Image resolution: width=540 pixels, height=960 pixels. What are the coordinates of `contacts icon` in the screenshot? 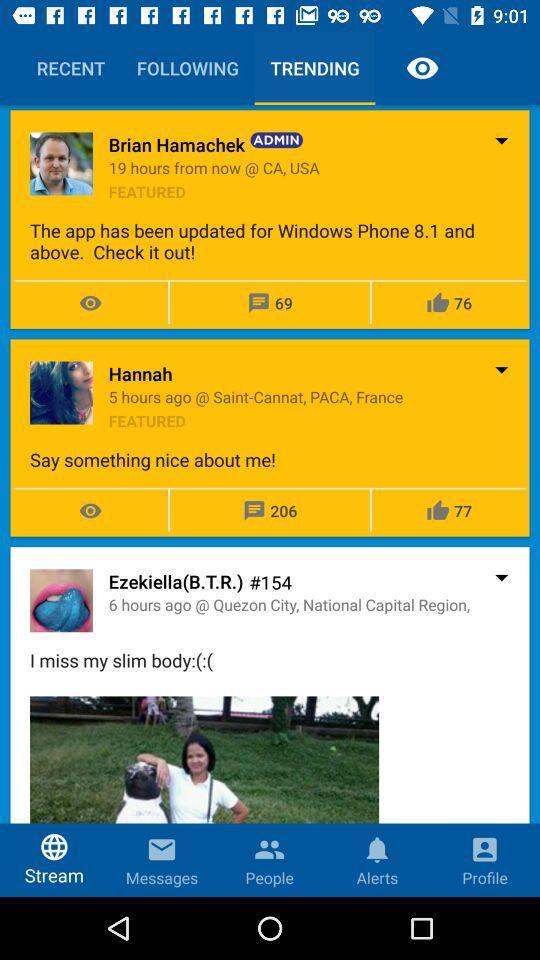 It's located at (269, 843).